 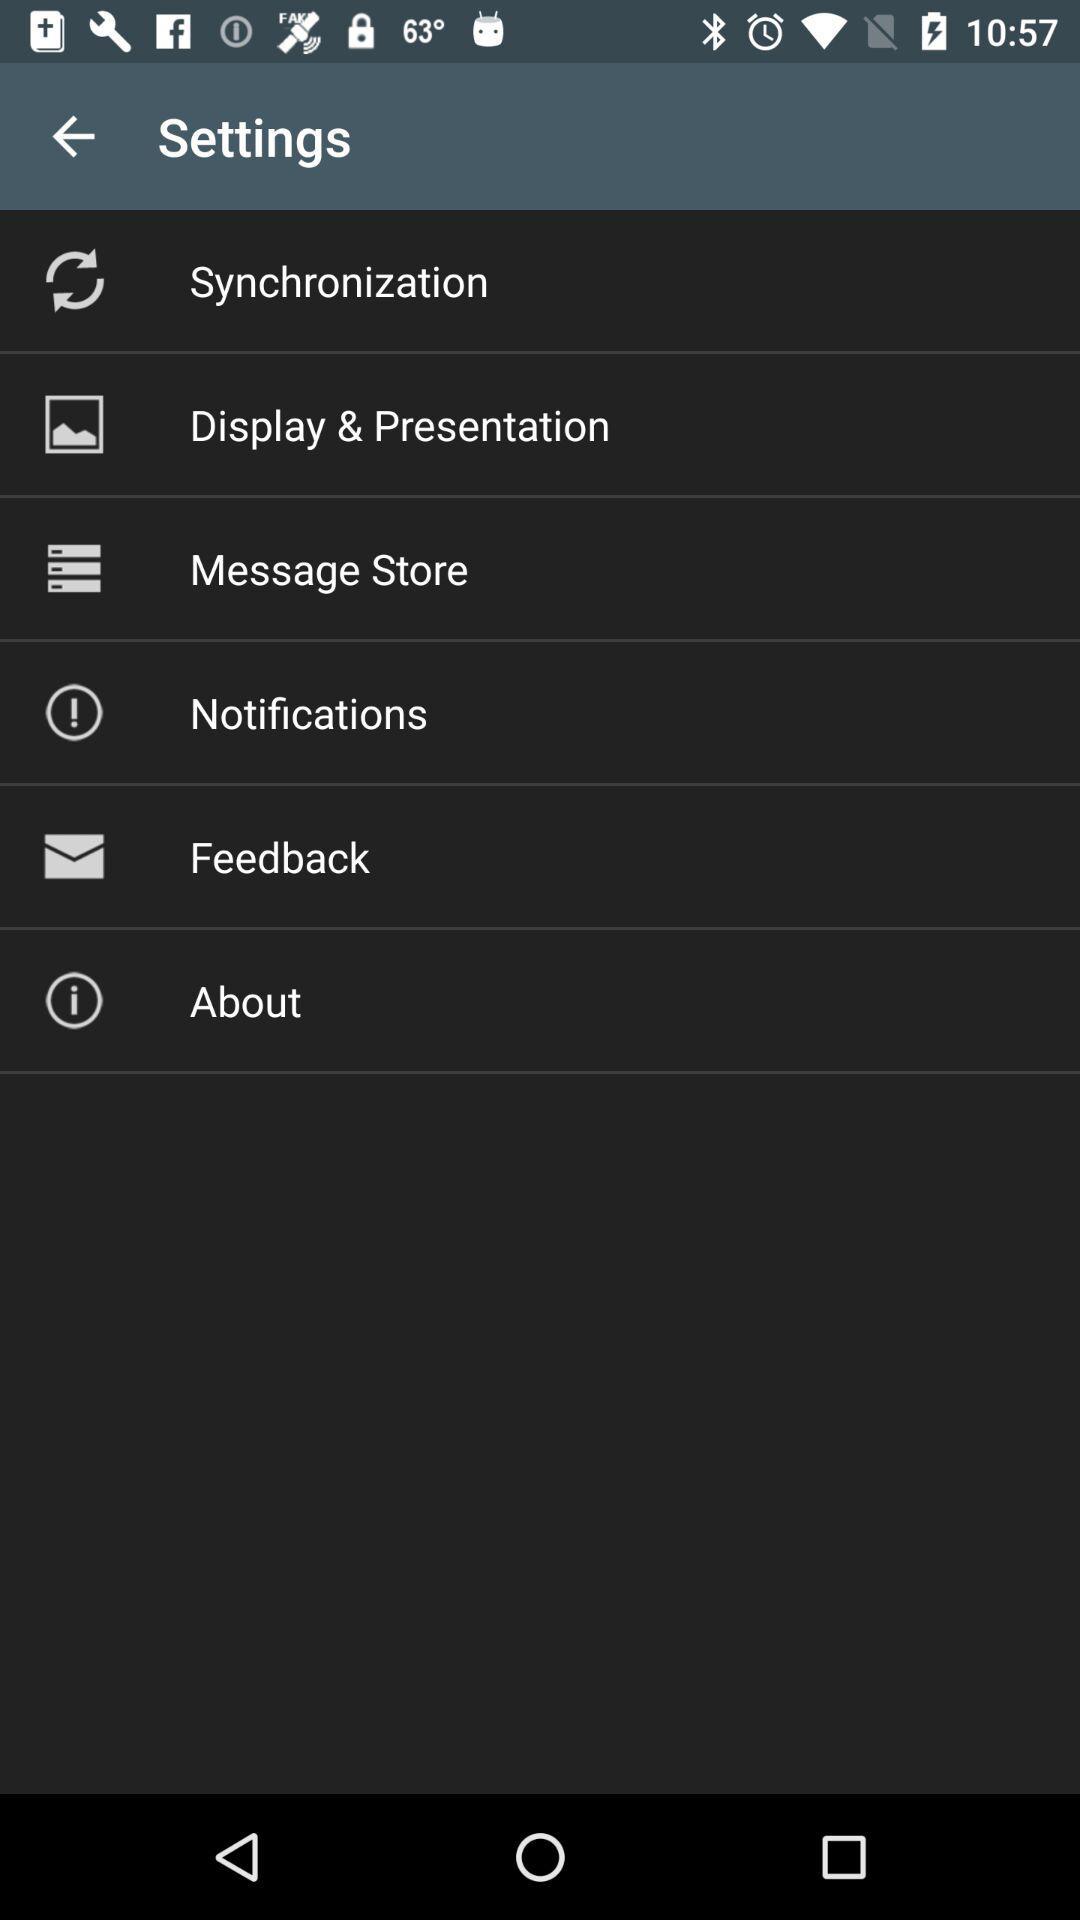 What do you see at coordinates (338, 279) in the screenshot?
I see `item above the display & presentation` at bounding box center [338, 279].